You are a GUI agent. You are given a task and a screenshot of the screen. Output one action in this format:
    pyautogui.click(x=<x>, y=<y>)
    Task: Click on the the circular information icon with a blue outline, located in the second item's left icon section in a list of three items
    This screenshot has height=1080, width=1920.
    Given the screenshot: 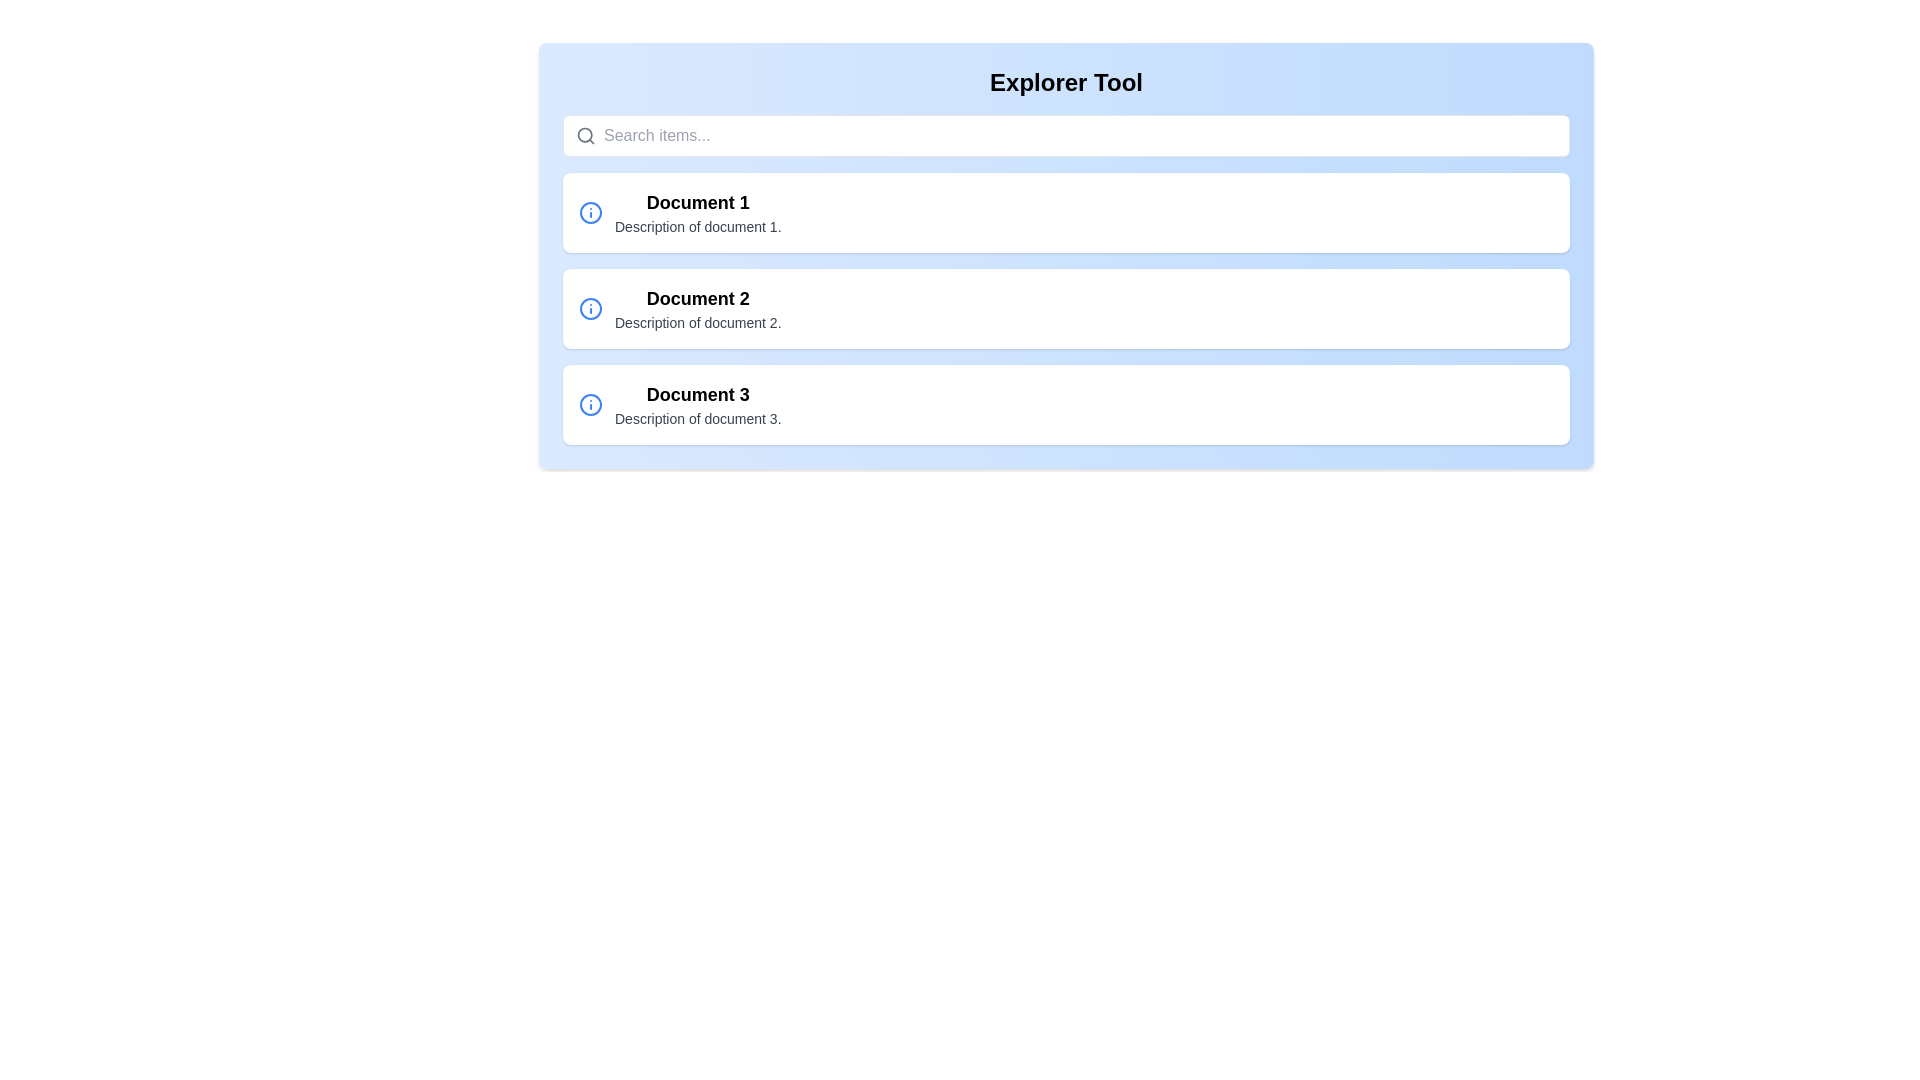 What is the action you would take?
    pyautogui.click(x=589, y=308)
    